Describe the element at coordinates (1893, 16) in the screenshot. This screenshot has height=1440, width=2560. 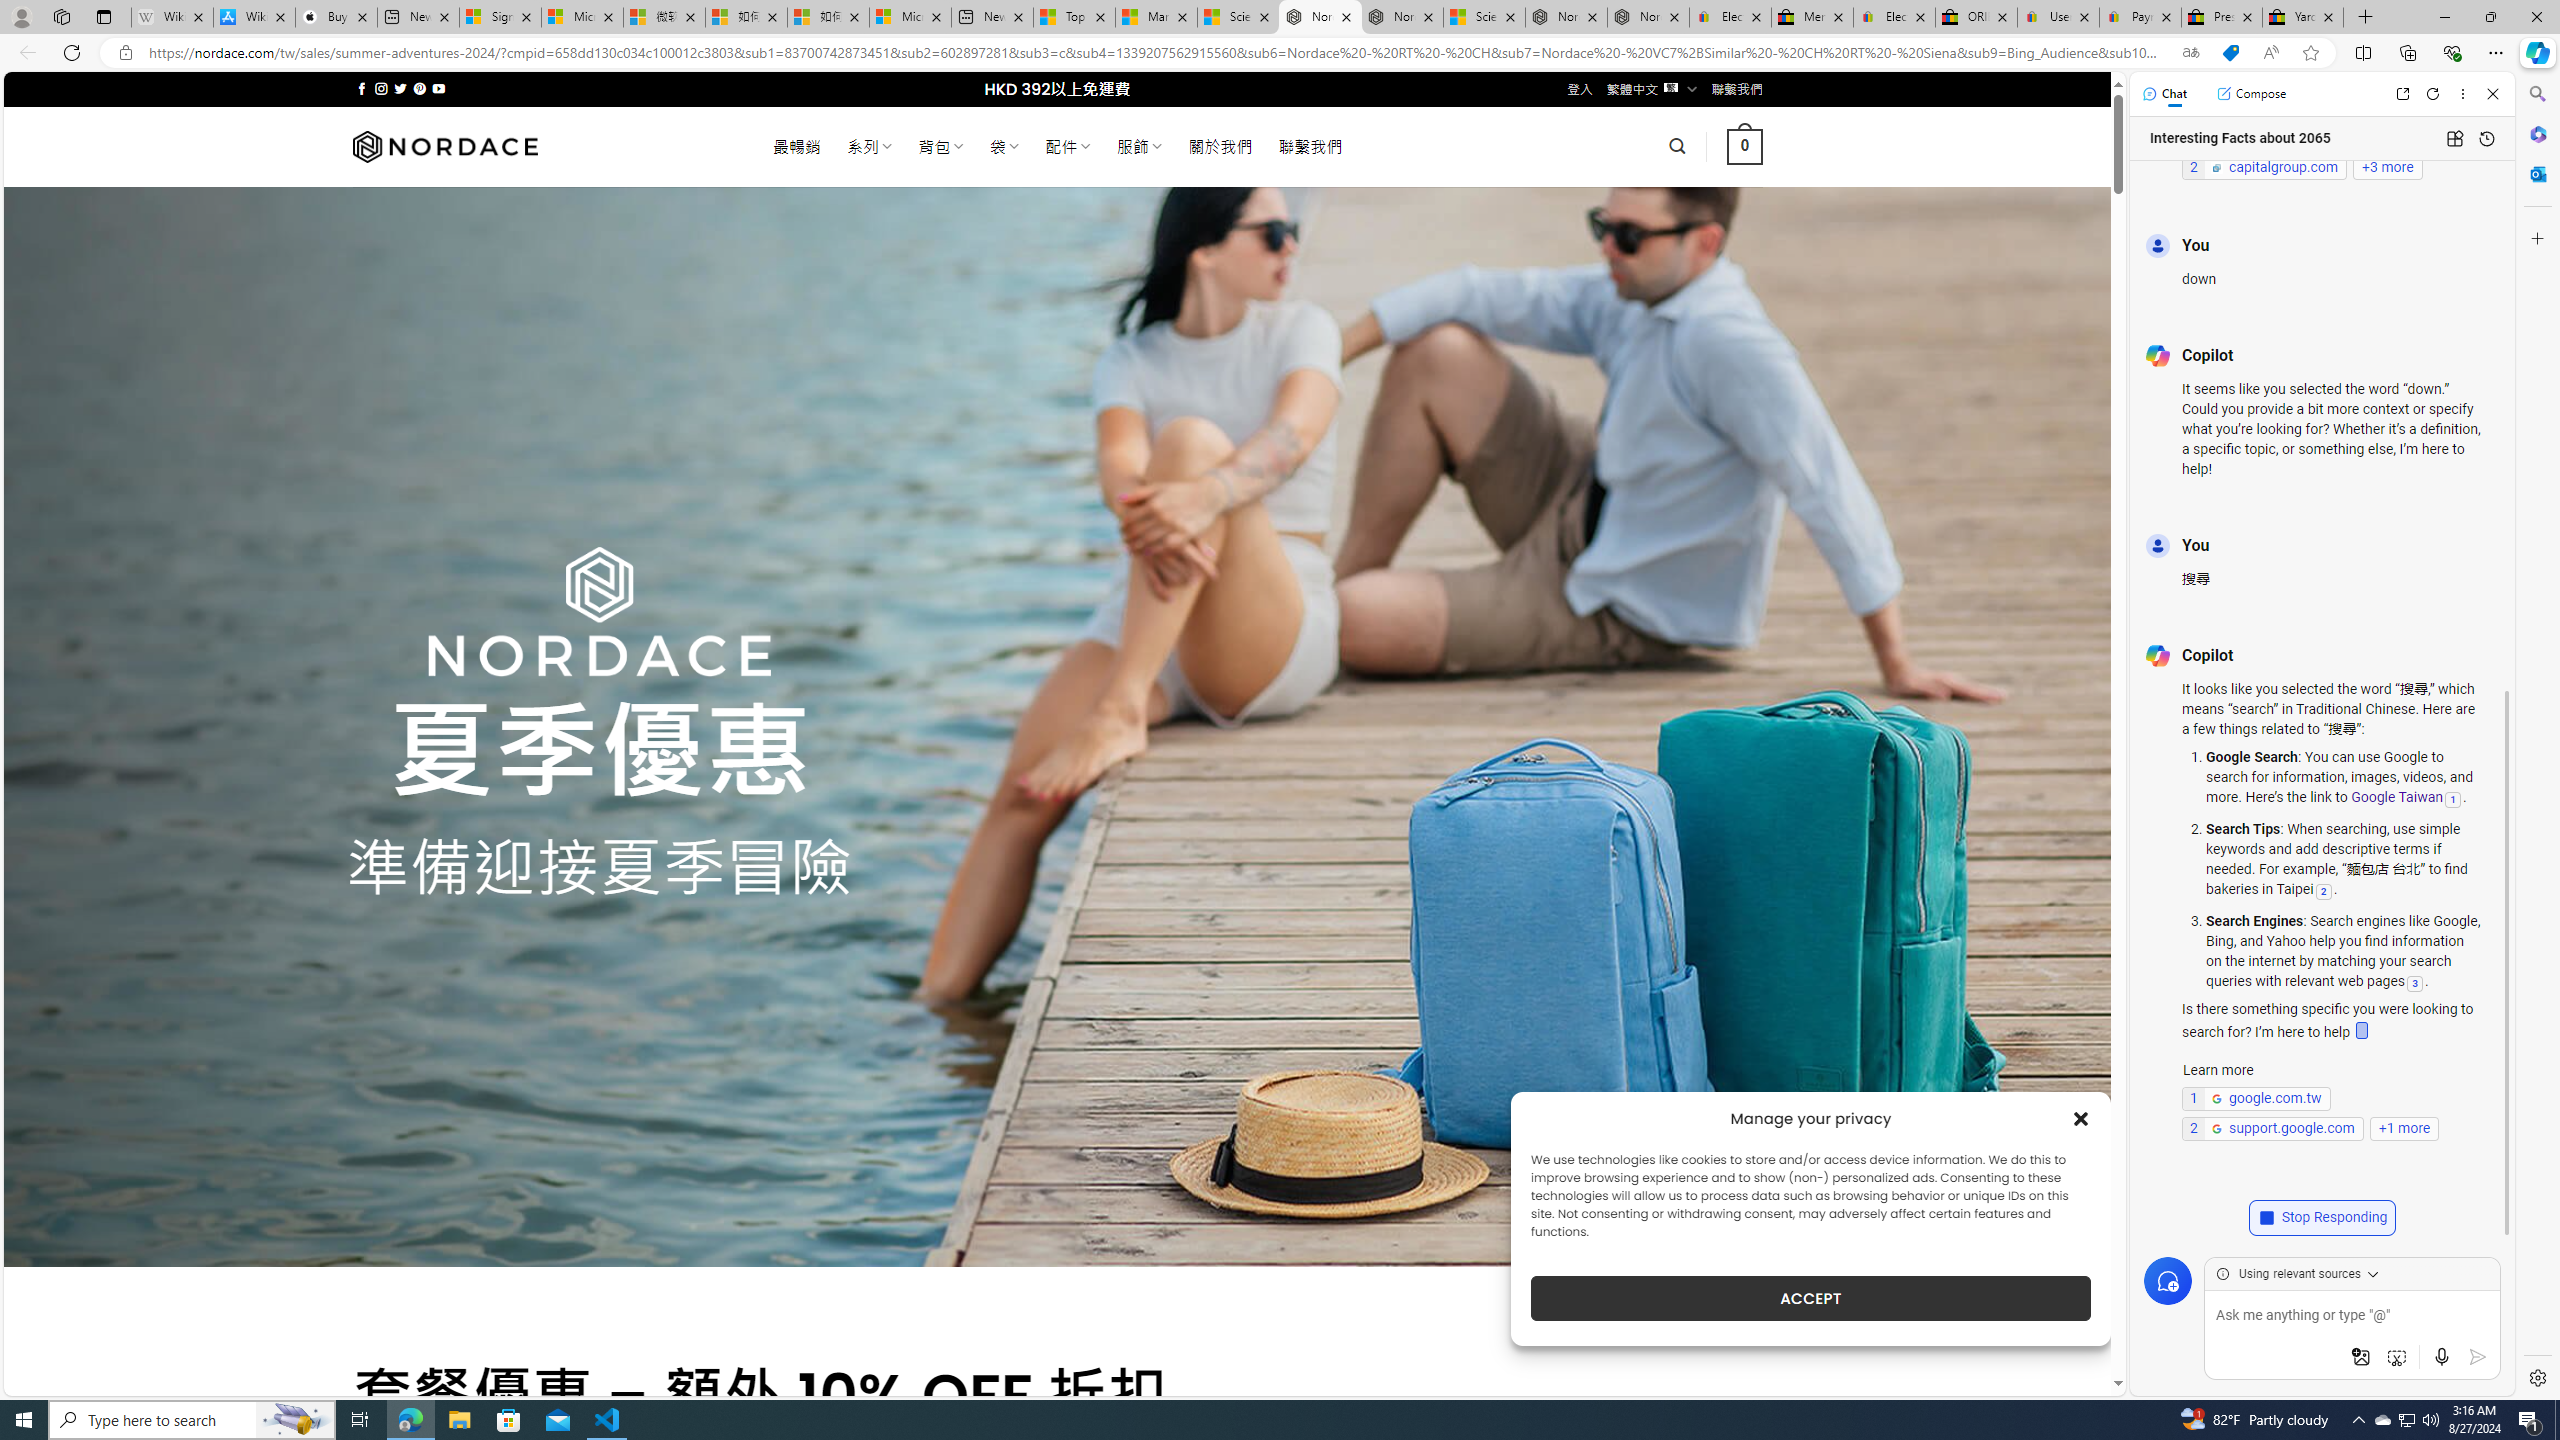
I see `'Electronics, Cars, Fashion, Collectibles & More | eBay'` at that location.